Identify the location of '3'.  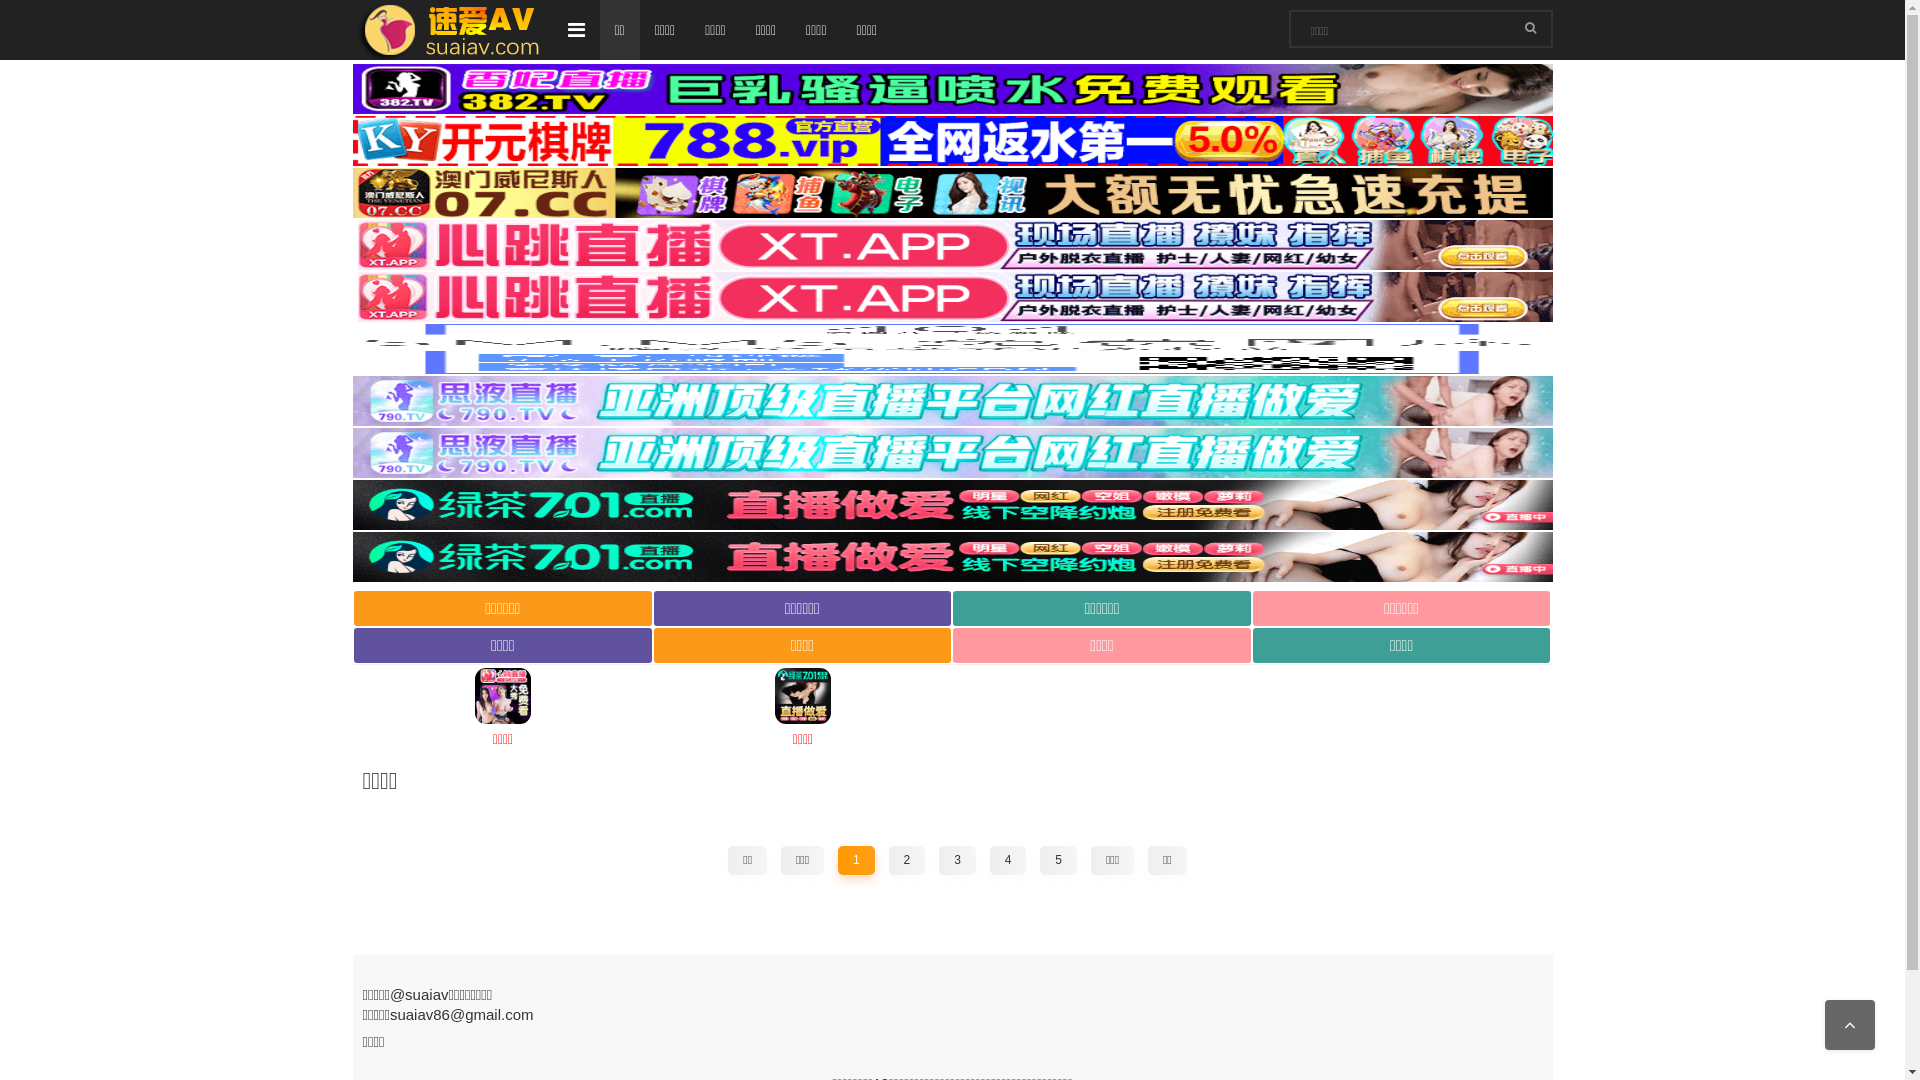
(956, 859).